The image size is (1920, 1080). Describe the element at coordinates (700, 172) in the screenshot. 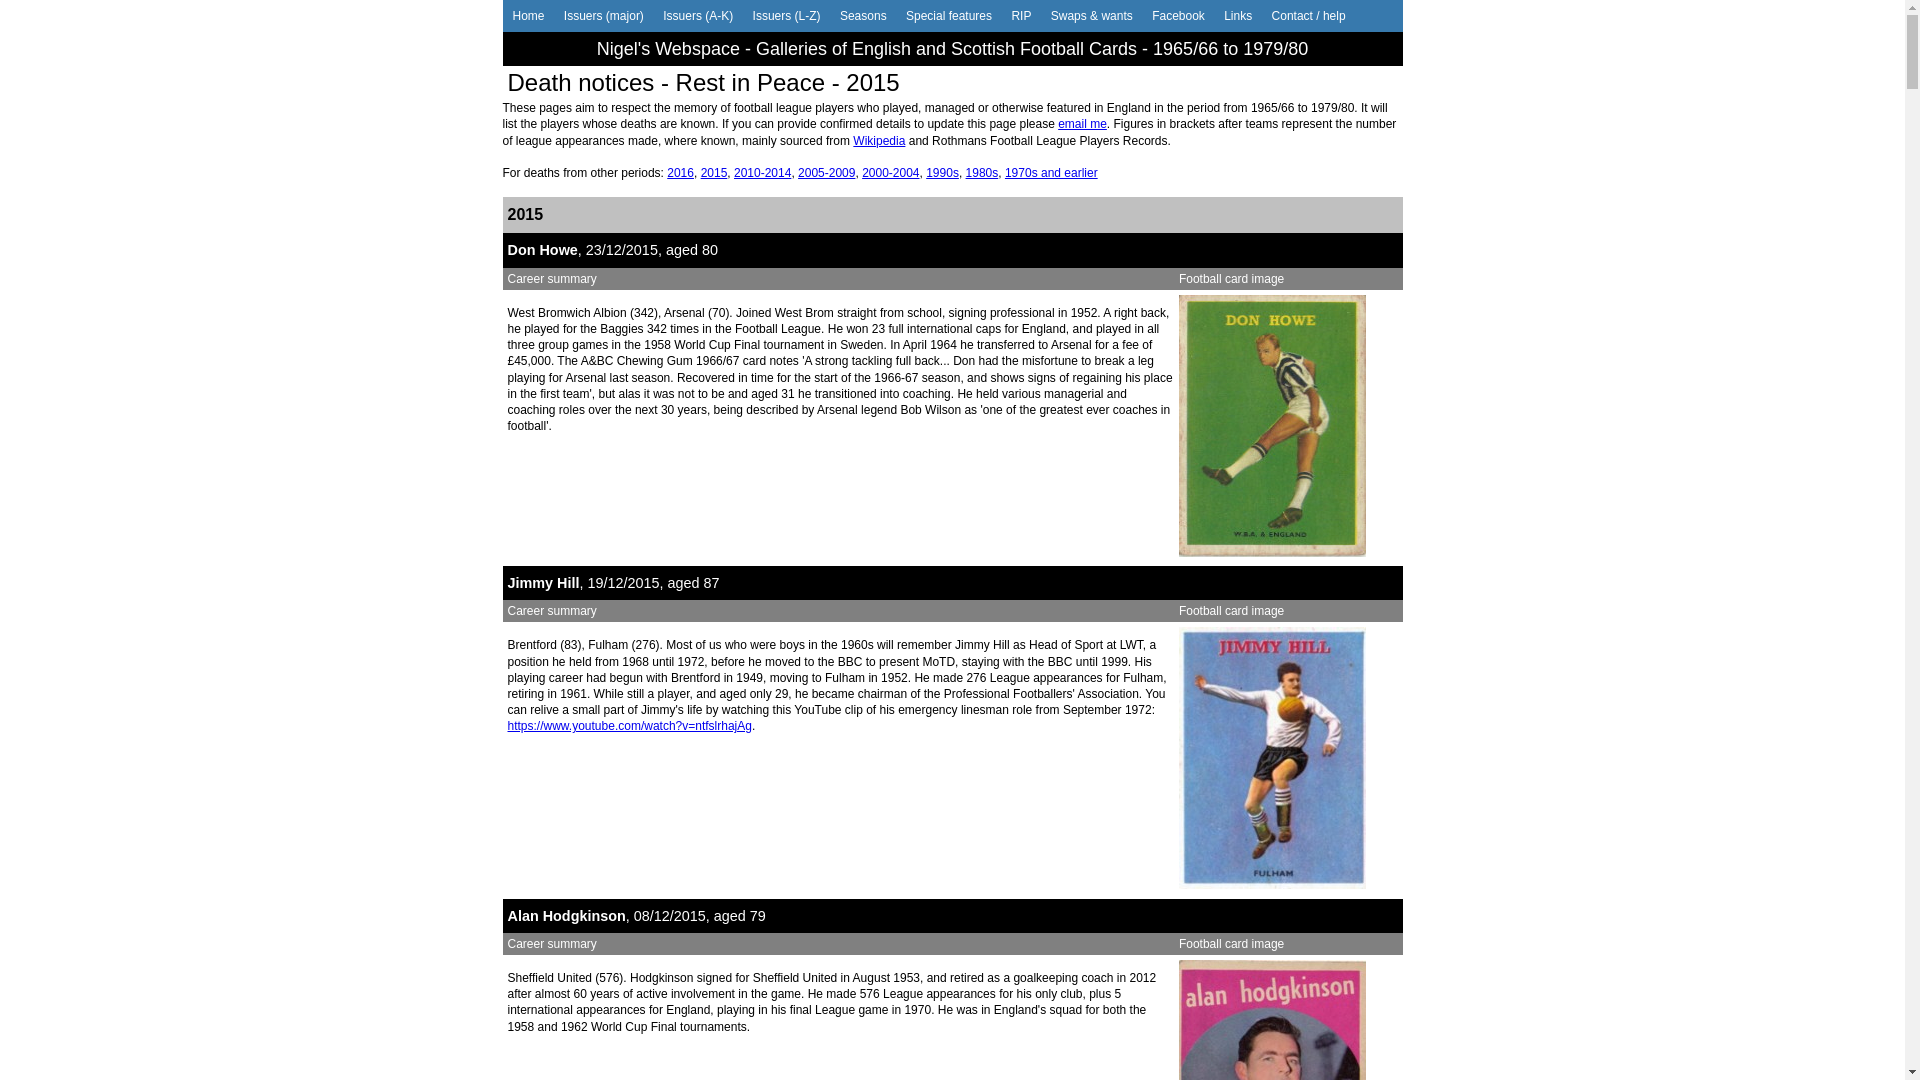

I see `'2015'` at that location.